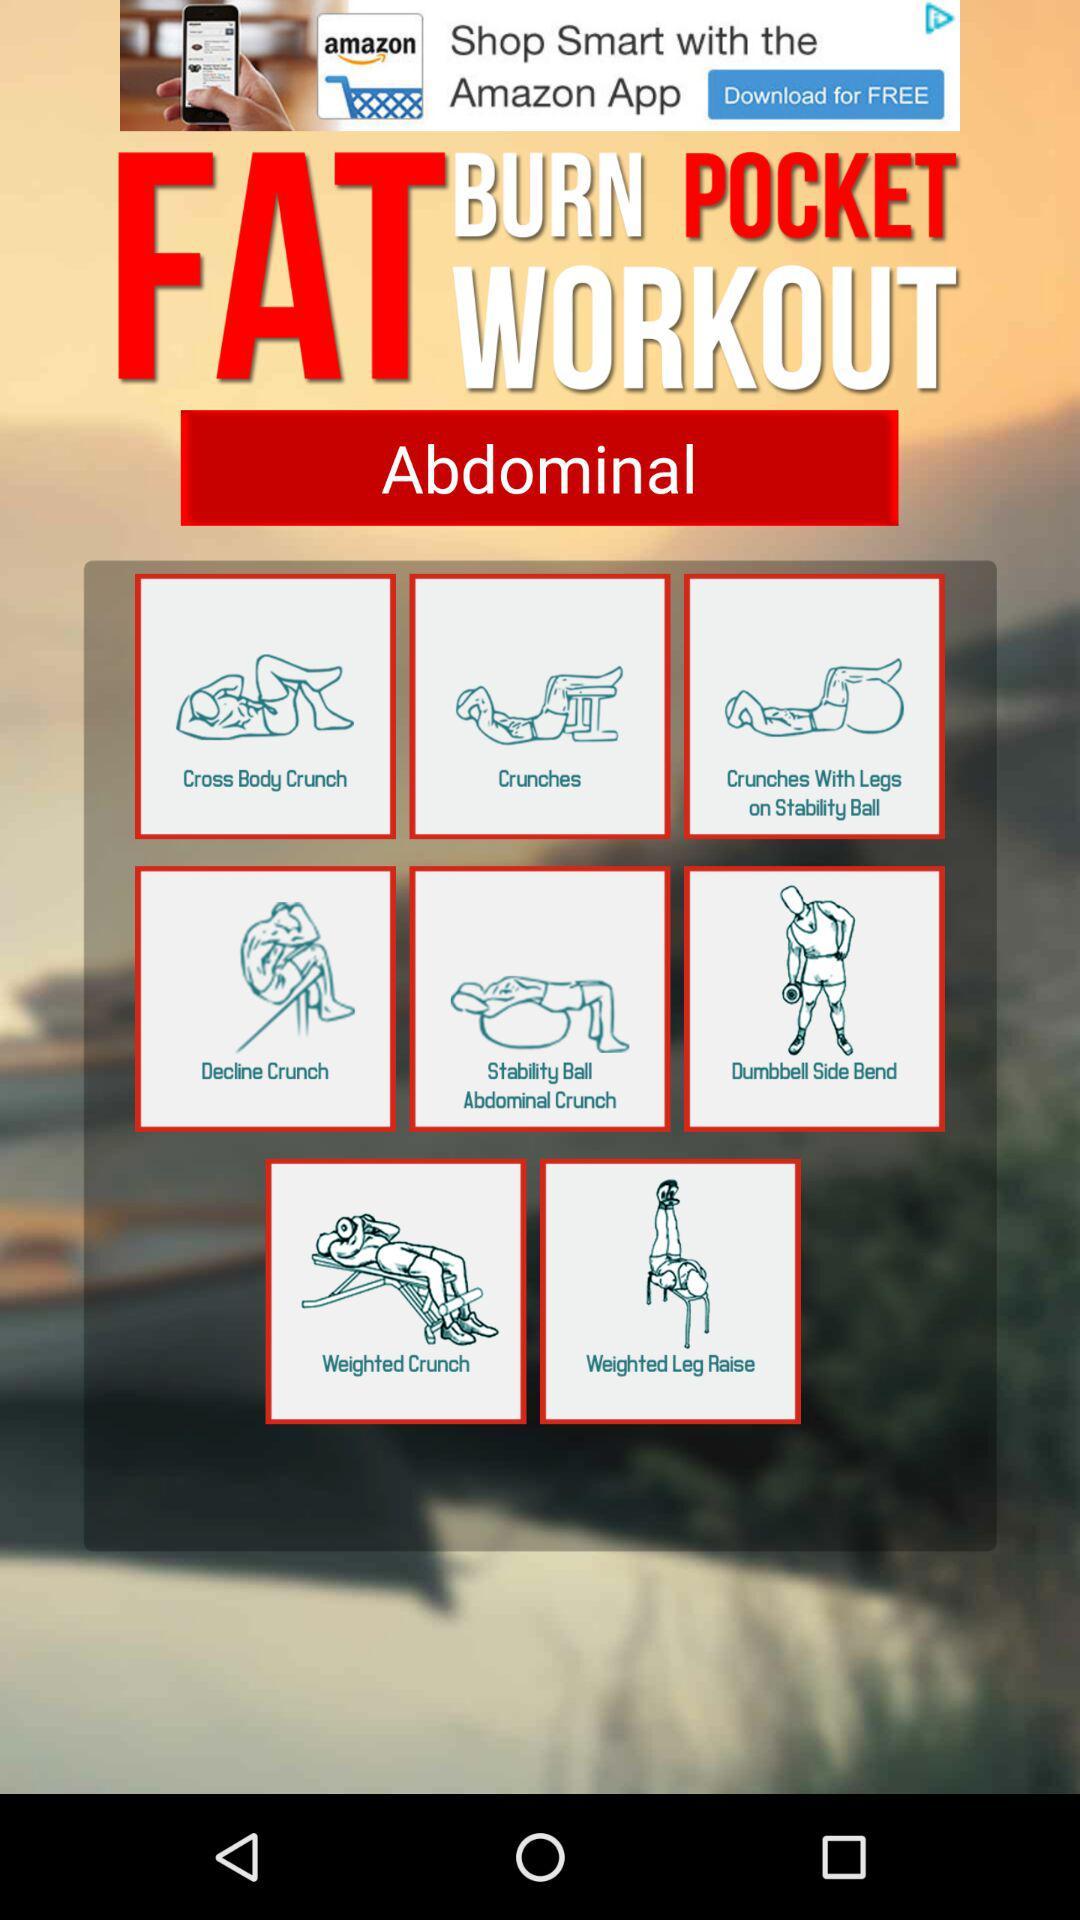 The image size is (1080, 1920). What do you see at coordinates (538, 466) in the screenshot?
I see `choose workout type` at bounding box center [538, 466].